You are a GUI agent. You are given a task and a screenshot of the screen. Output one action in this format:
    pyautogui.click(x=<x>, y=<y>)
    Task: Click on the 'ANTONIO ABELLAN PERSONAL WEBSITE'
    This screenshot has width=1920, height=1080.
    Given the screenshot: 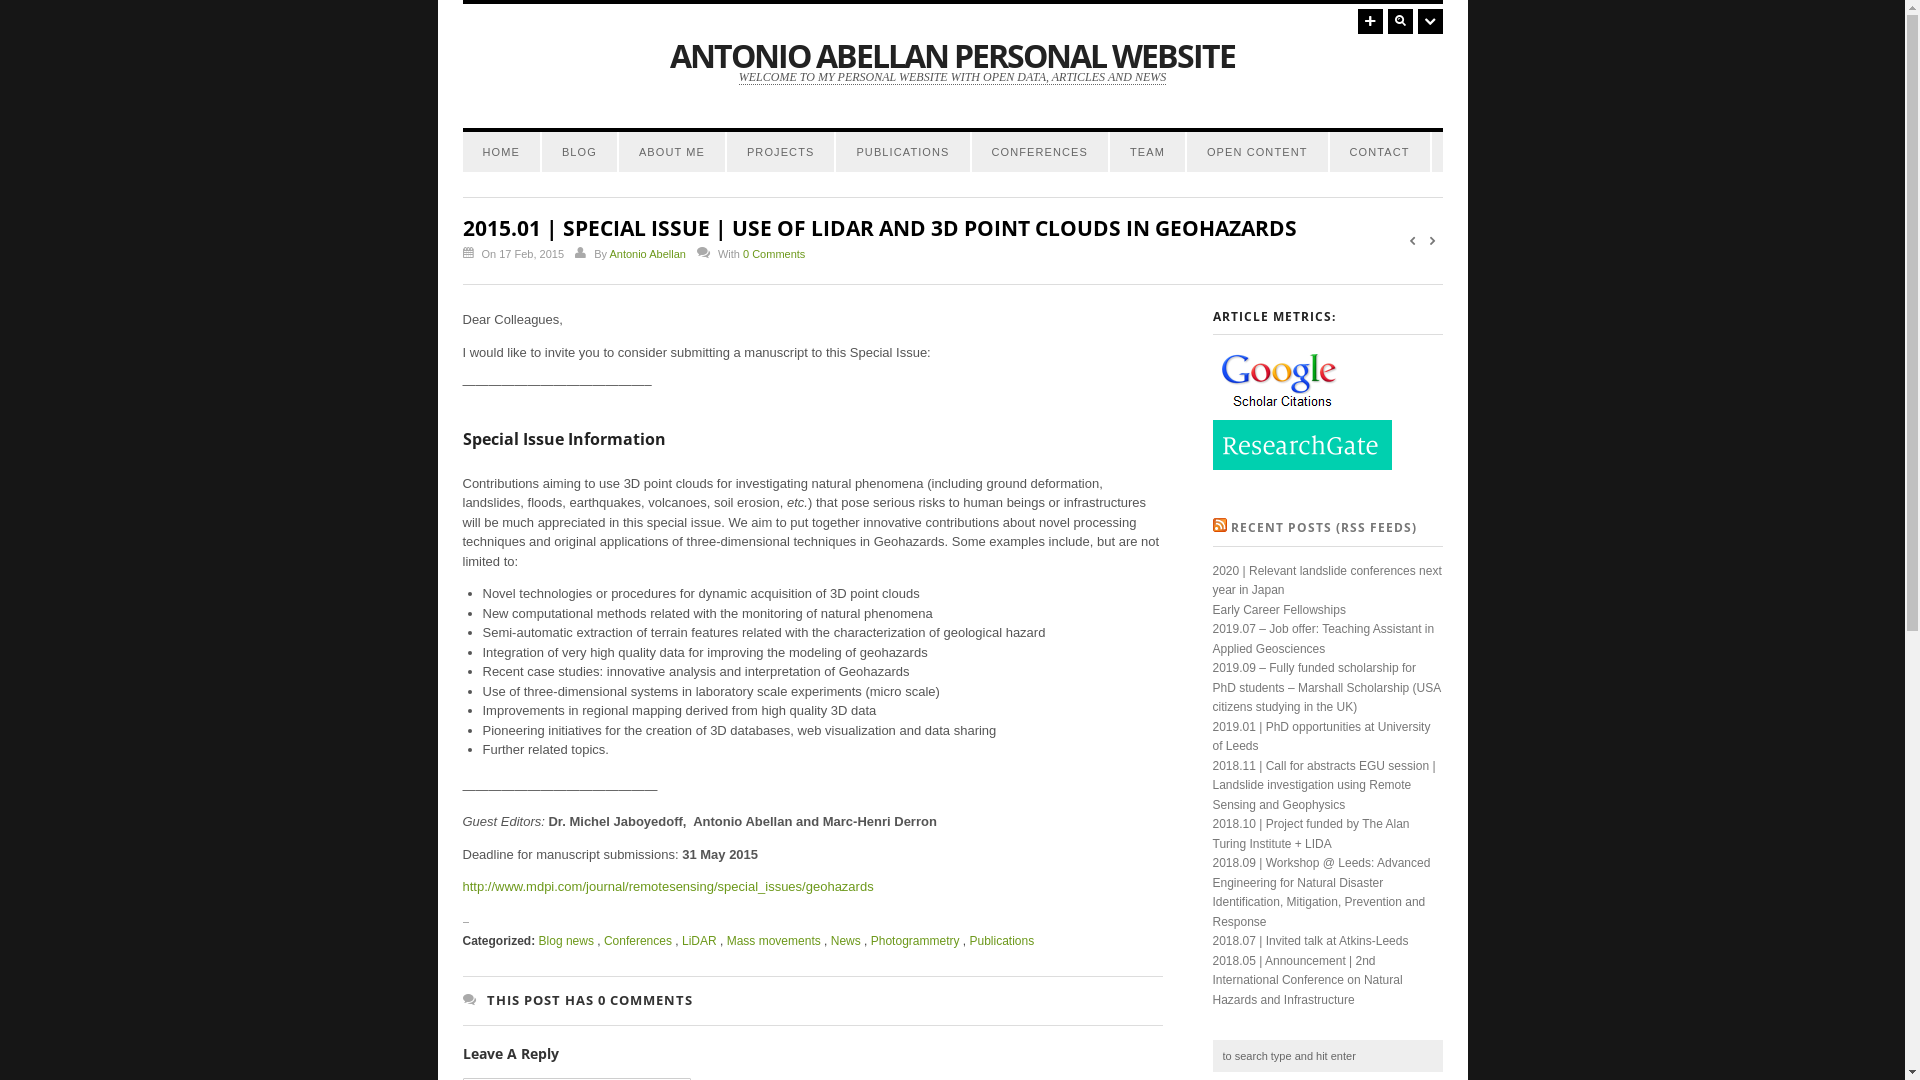 What is the action you would take?
    pyautogui.click(x=951, y=54)
    